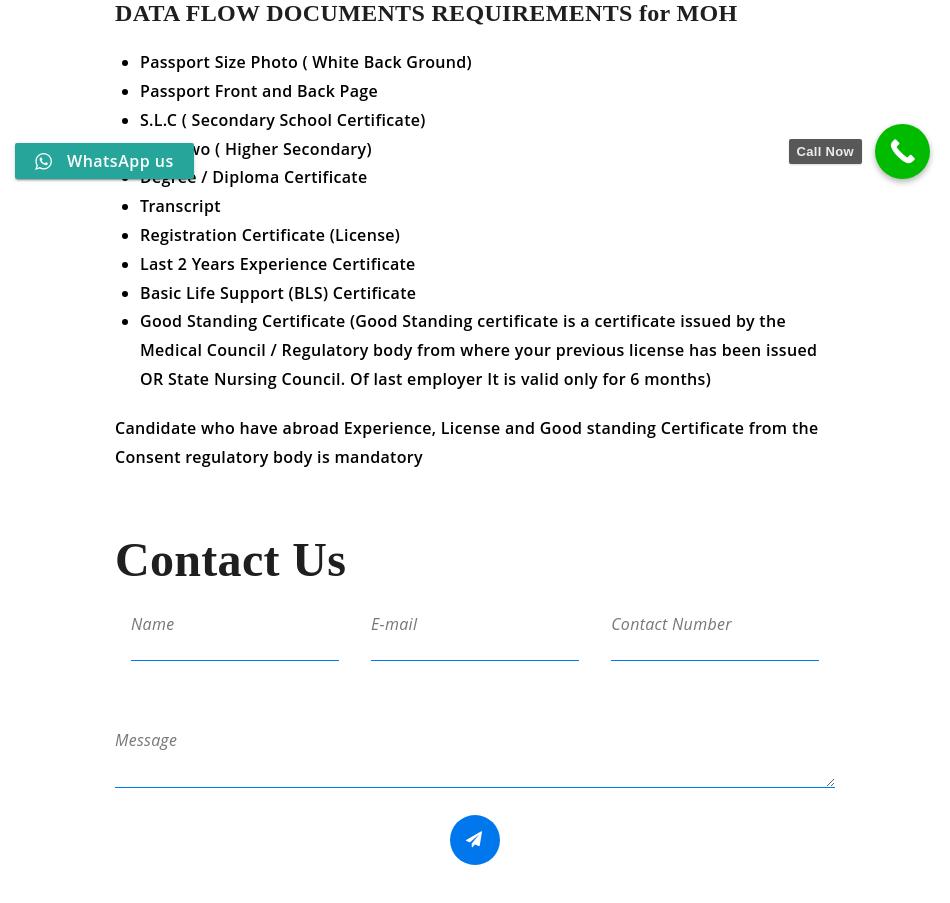 The image size is (950, 903). What do you see at coordinates (119, 160) in the screenshot?
I see `'WhatsApp us'` at bounding box center [119, 160].